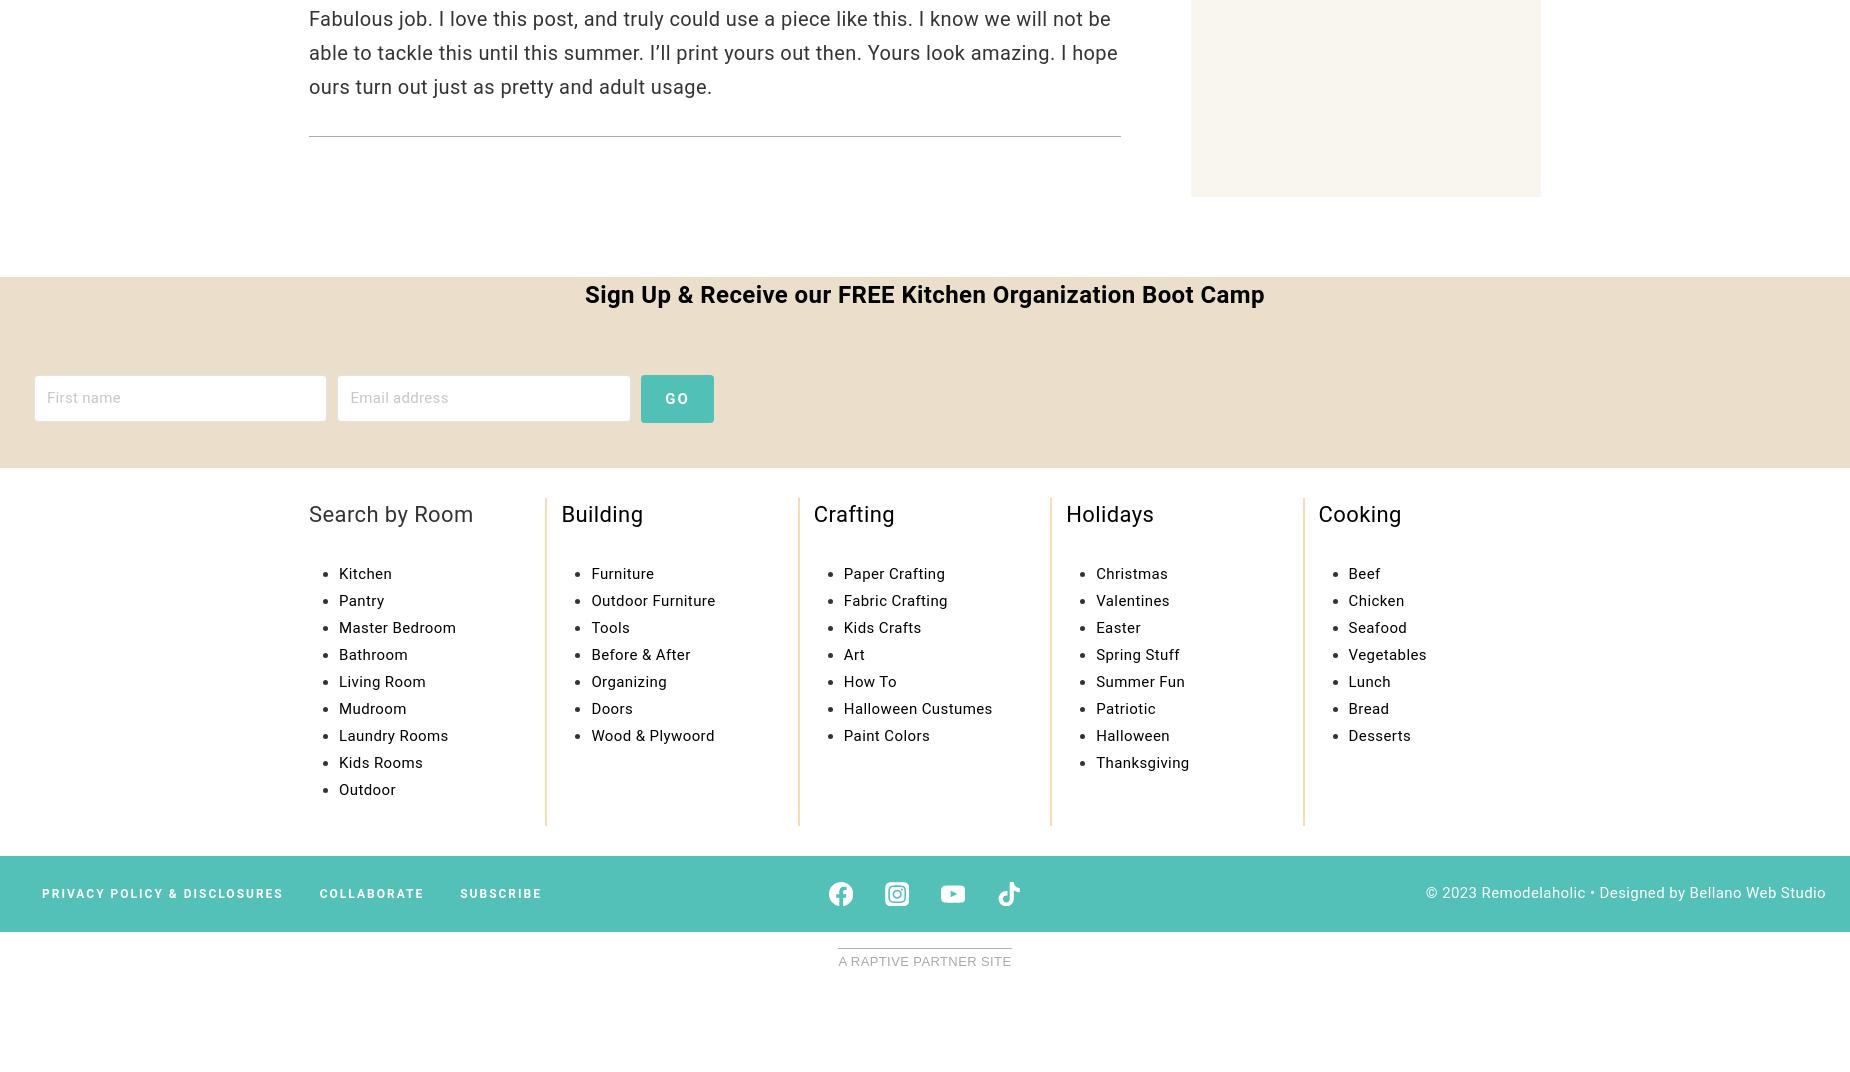 Image resolution: width=1850 pixels, height=1072 pixels. I want to click on 'Desserts', so click(1378, 733).